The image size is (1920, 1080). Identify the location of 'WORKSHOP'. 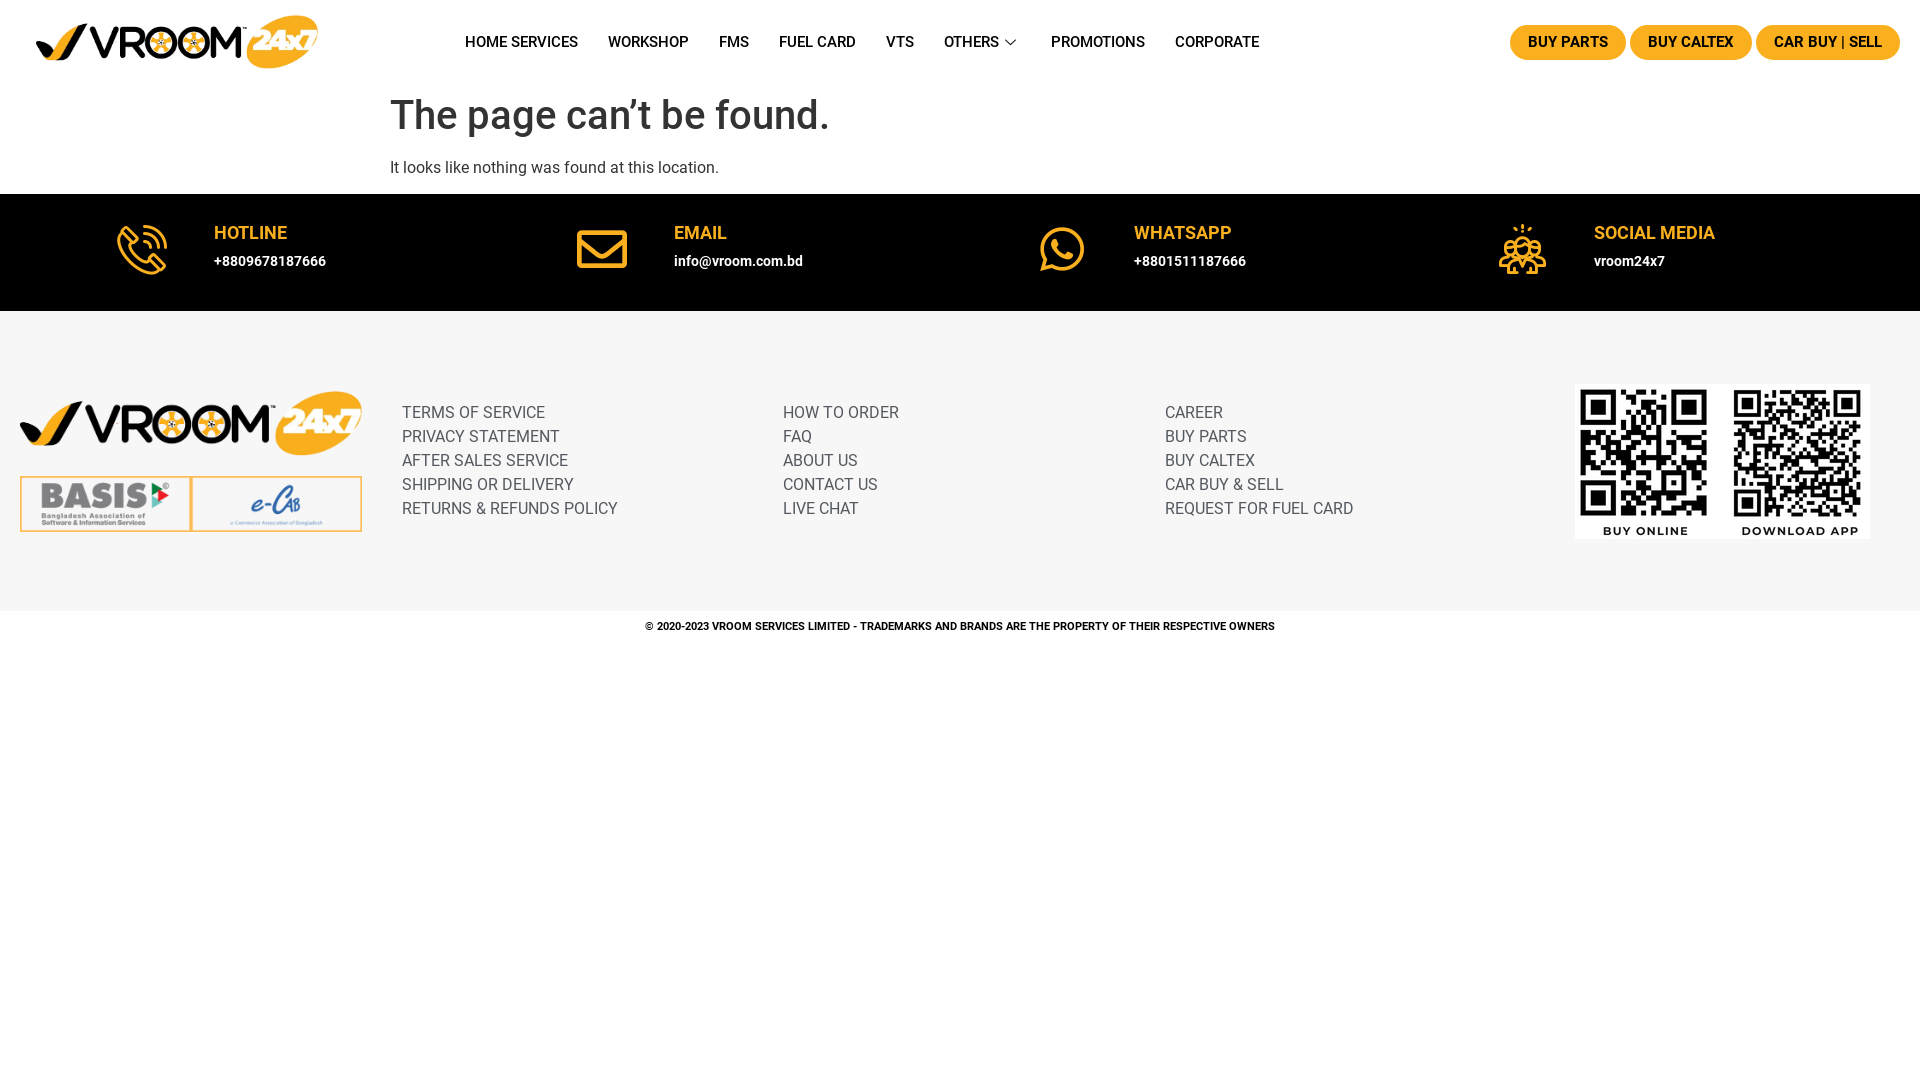
(648, 42).